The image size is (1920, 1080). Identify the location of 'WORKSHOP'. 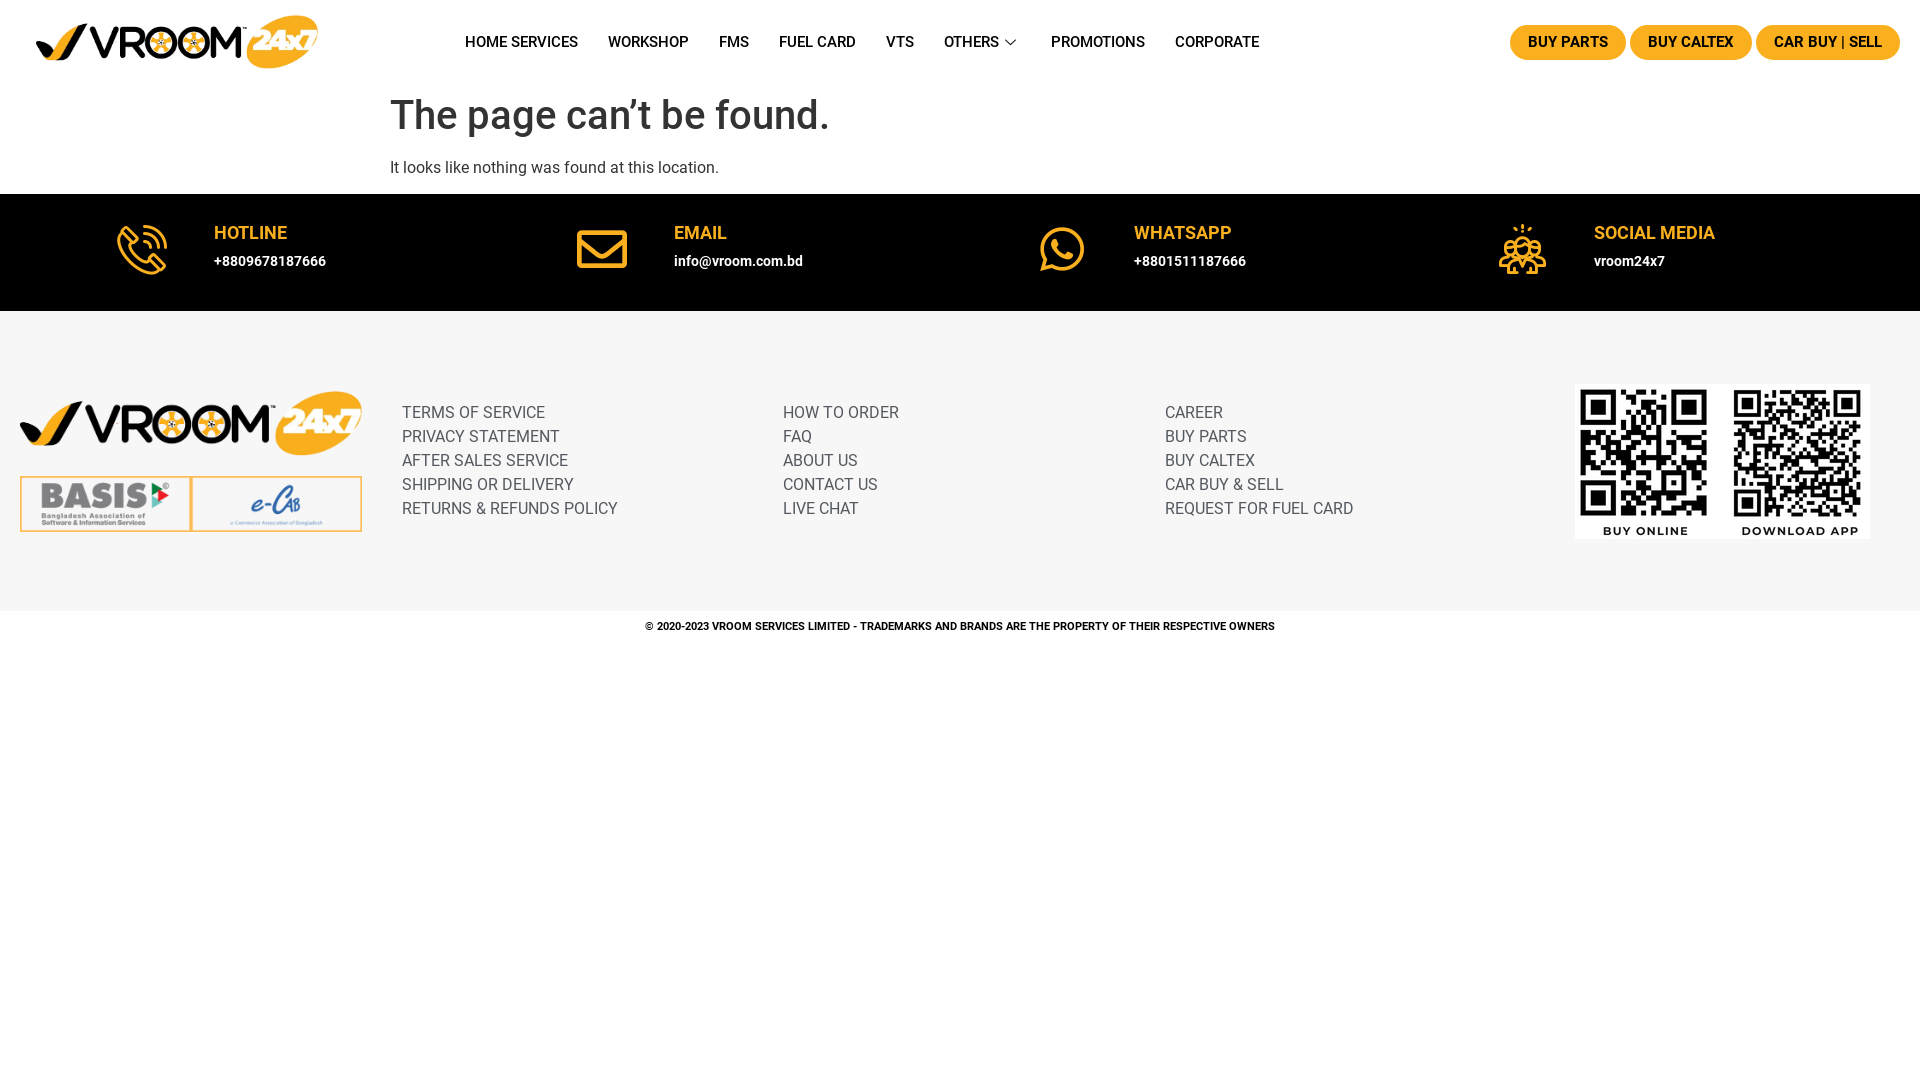
(648, 42).